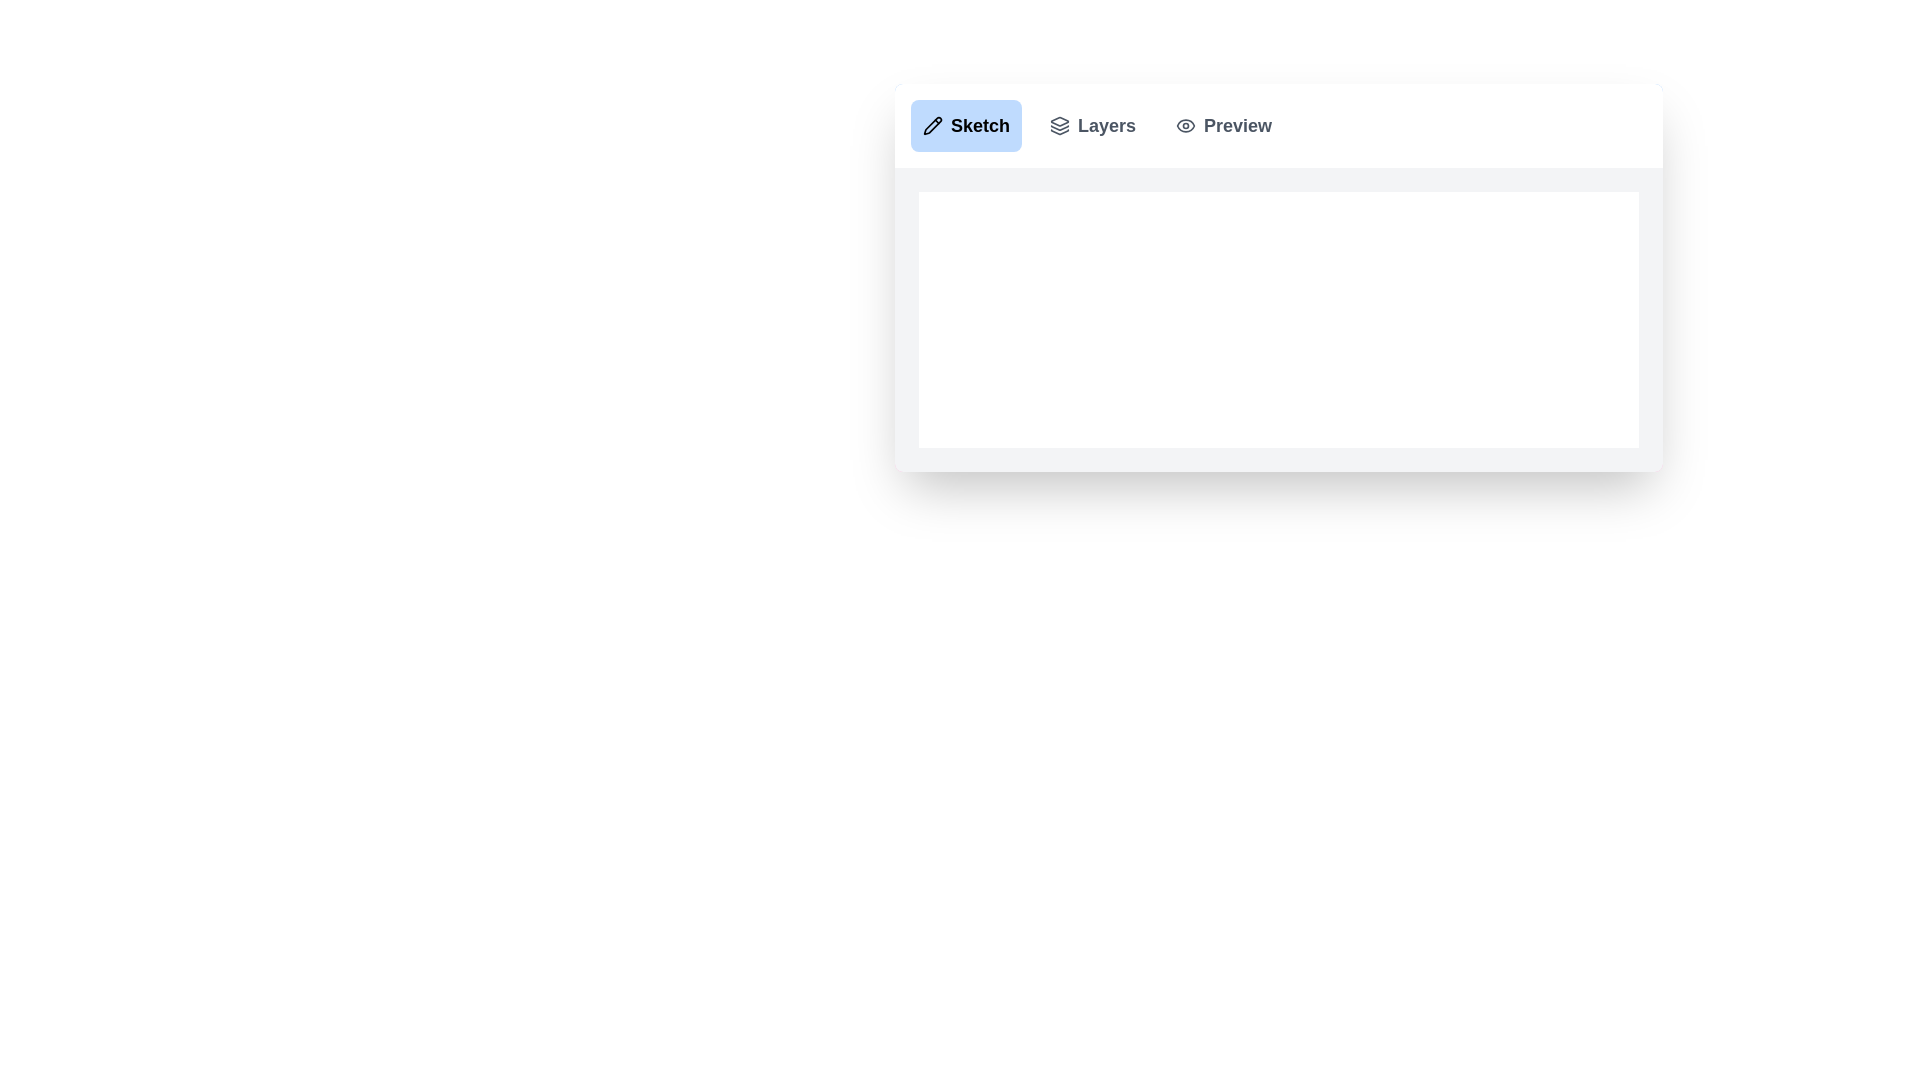 The width and height of the screenshot is (1920, 1080). I want to click on the 'Layers' tab to switch to it, so click(1092, 126).